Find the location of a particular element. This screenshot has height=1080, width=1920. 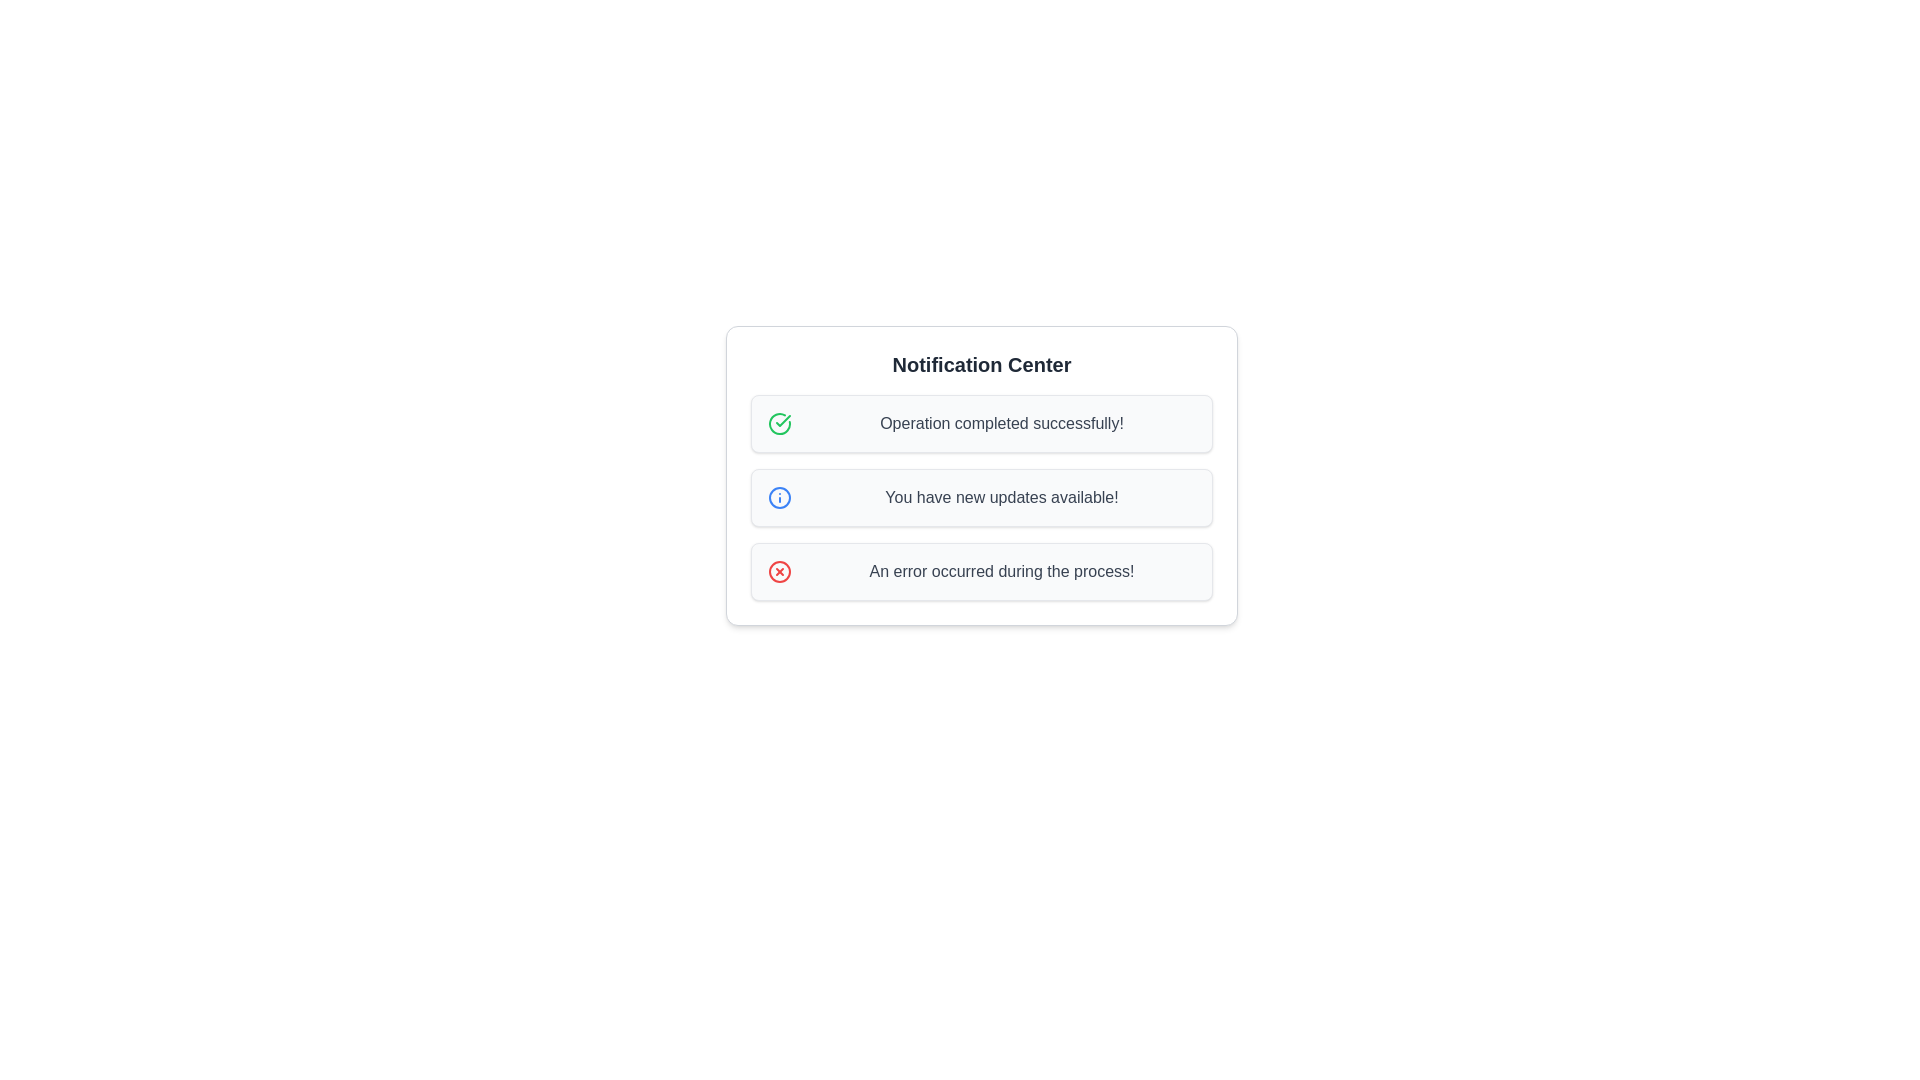

error message from the notification box that contains a red 'X' icon and the text 'An error occurred during the process!' is located at coordinates (982, 571).